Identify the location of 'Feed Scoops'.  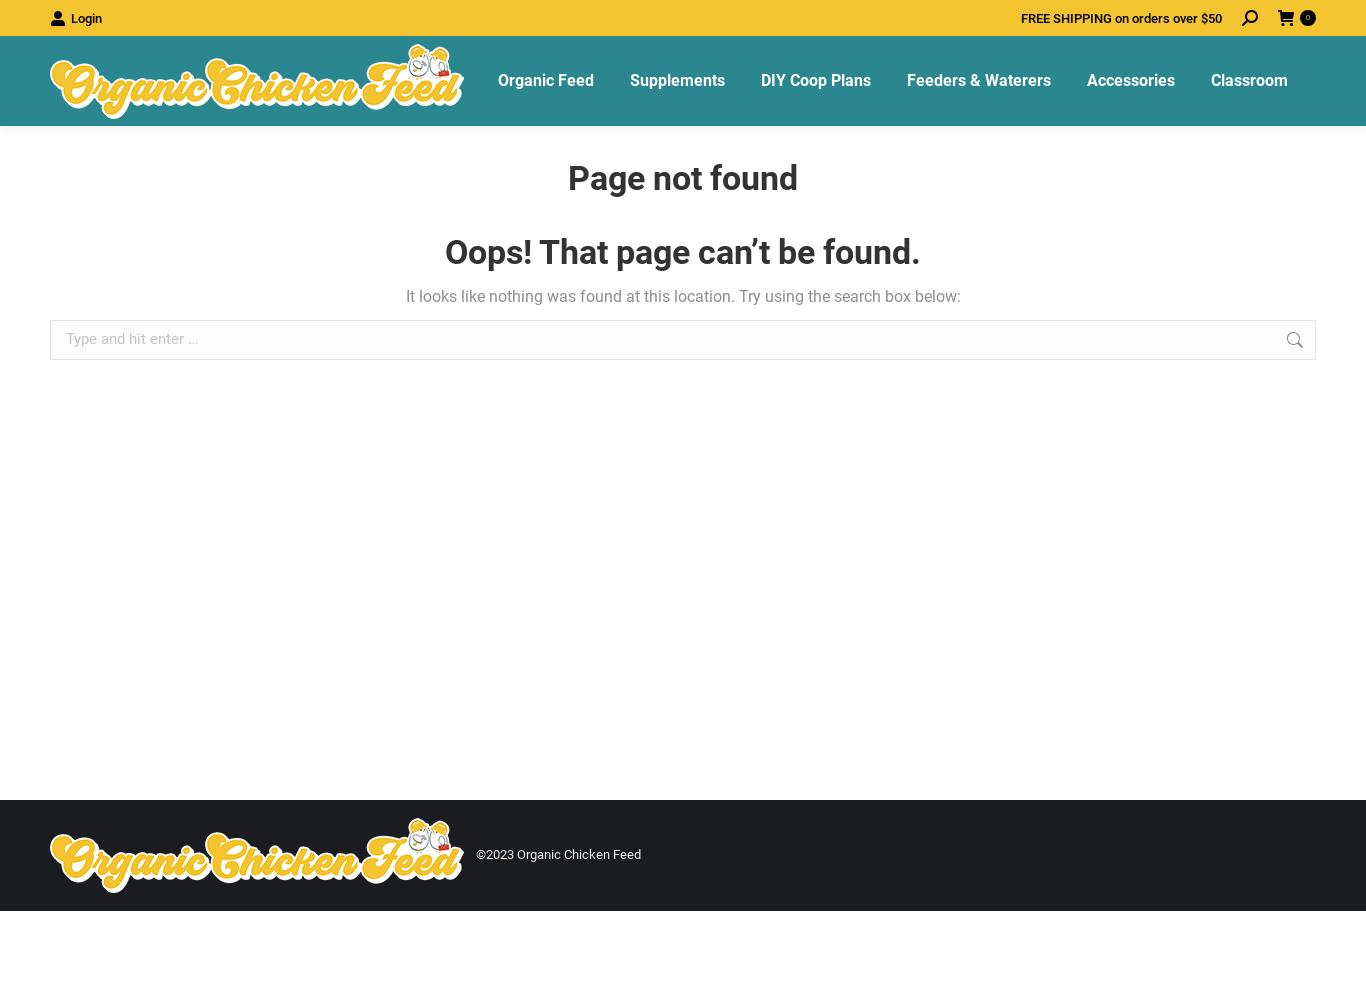
(1124, 230).